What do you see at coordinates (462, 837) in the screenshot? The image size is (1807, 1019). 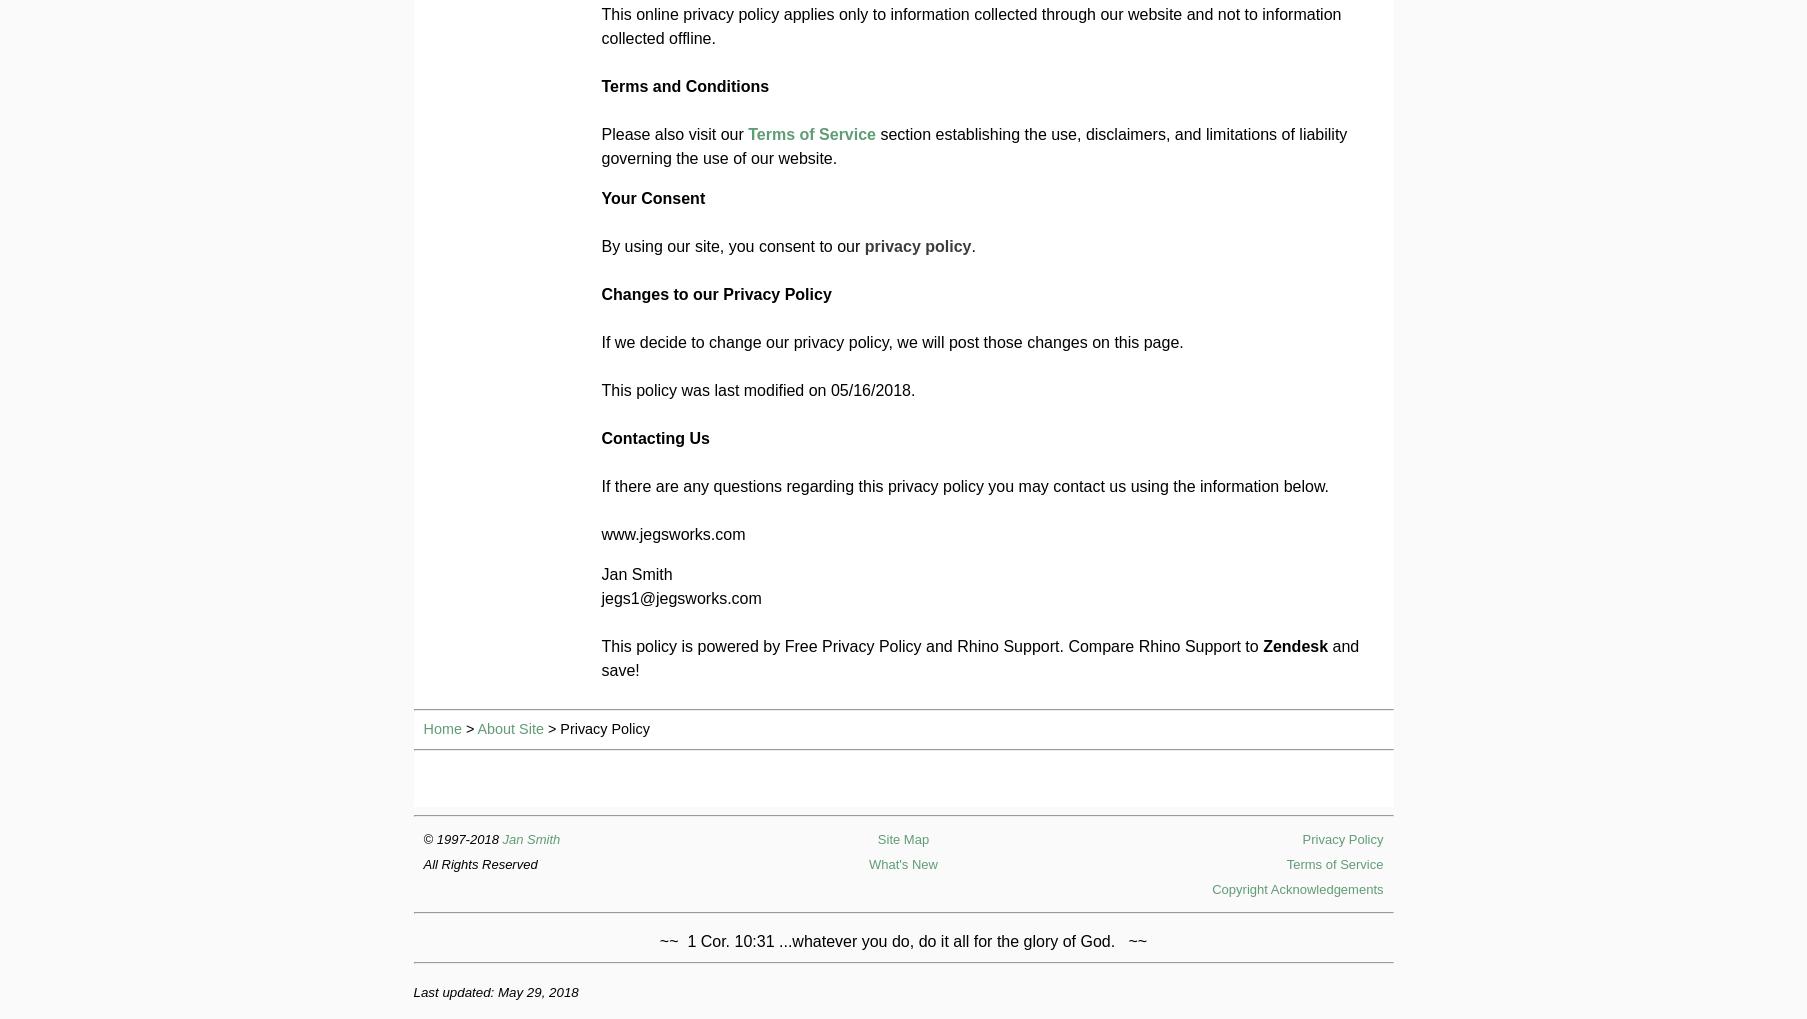 I see `'© 1997-2018'` at bounding box center [462, 837].